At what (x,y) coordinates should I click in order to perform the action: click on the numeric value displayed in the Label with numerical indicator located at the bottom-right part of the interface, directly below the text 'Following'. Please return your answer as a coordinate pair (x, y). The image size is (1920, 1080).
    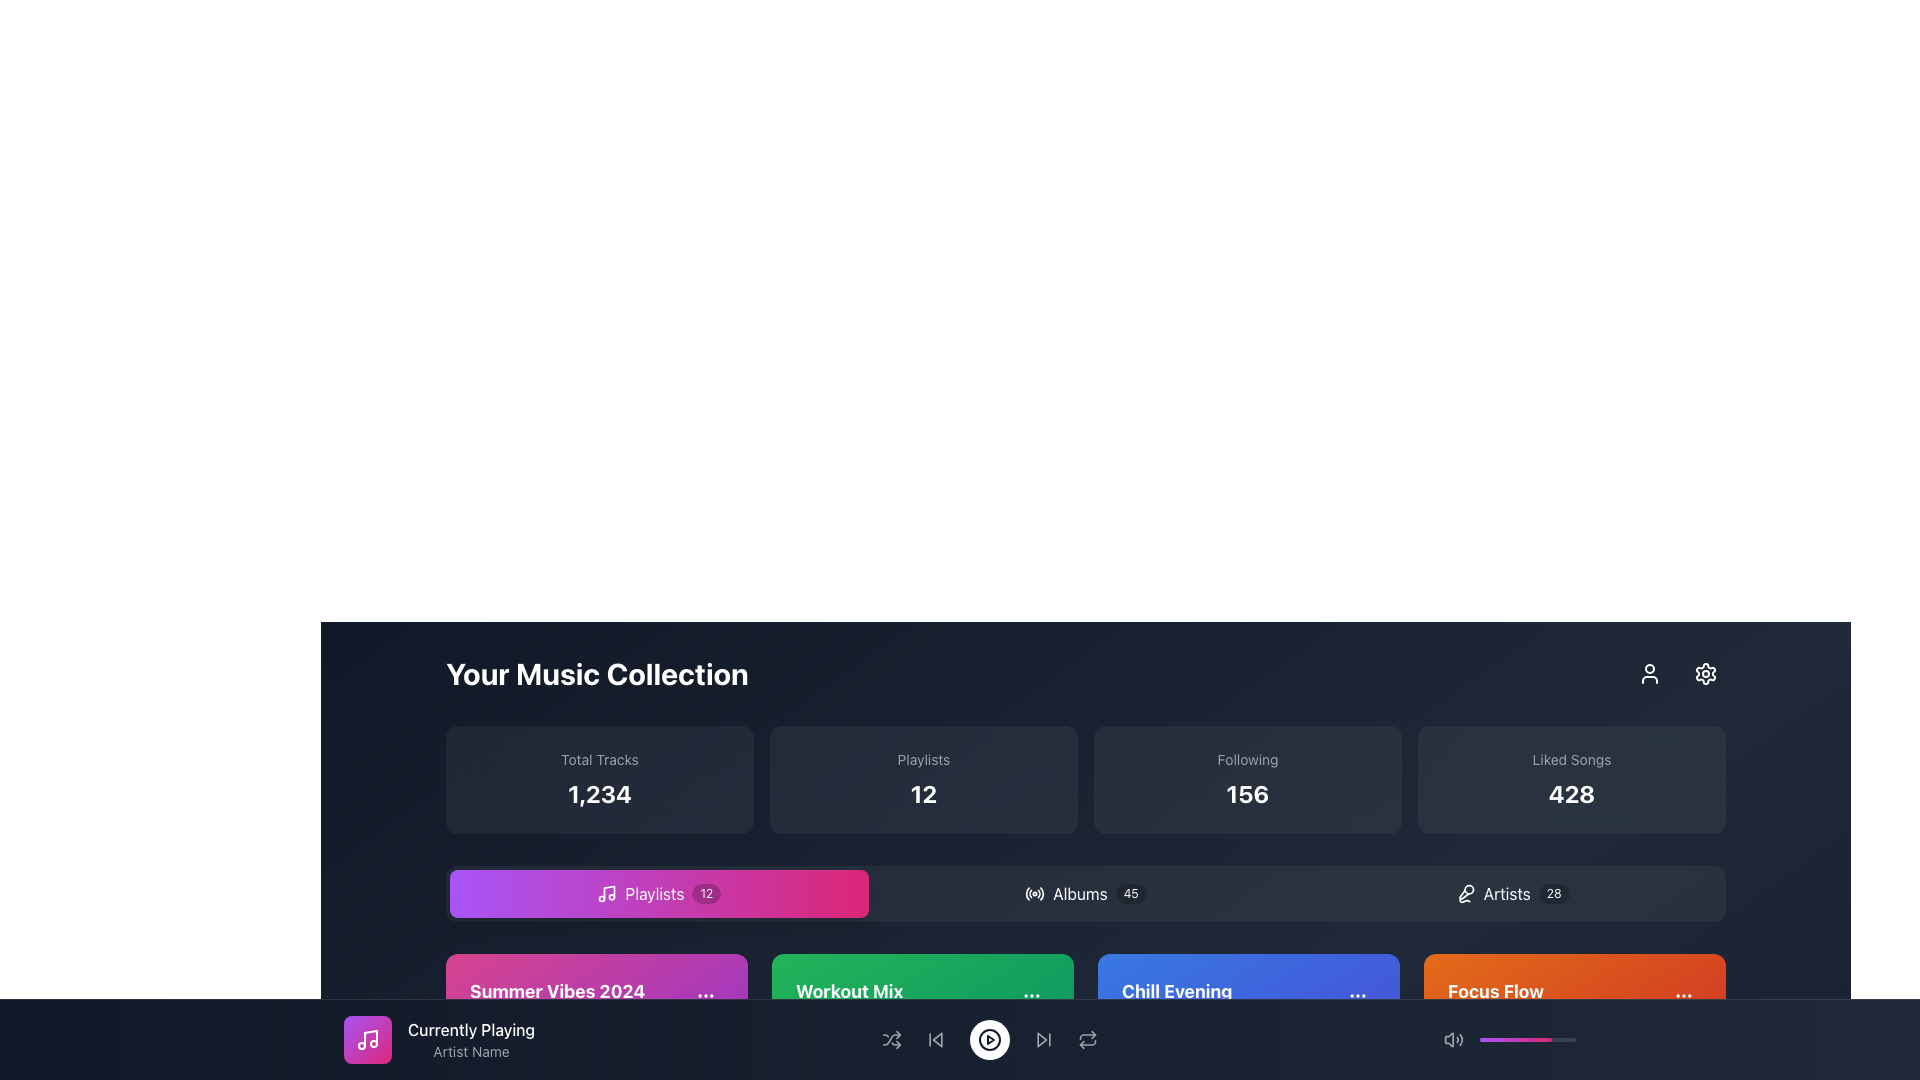
    Looking at the image, I should click on (1247, 793).